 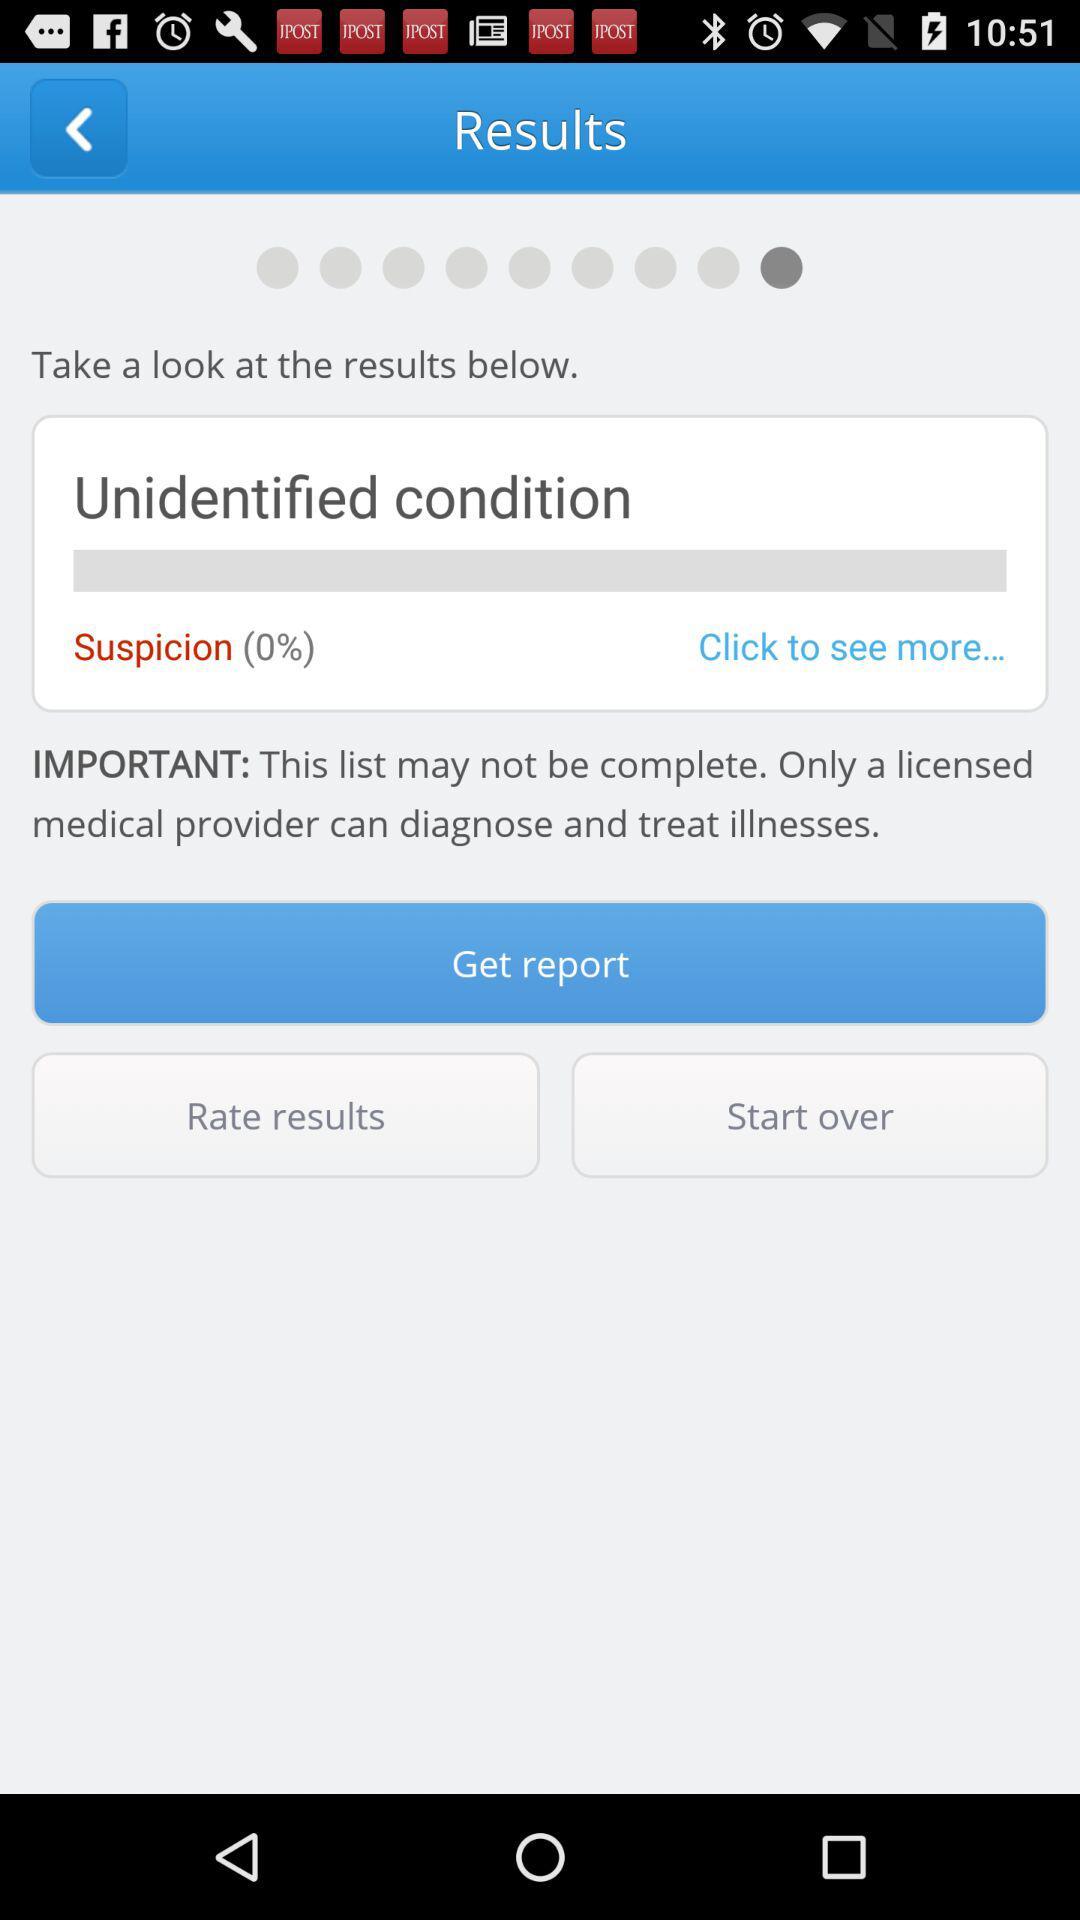 What do you see at coordinates (77, 127) in the screenshot?
I see `icon next to the results` at bounding box center [77, 127].